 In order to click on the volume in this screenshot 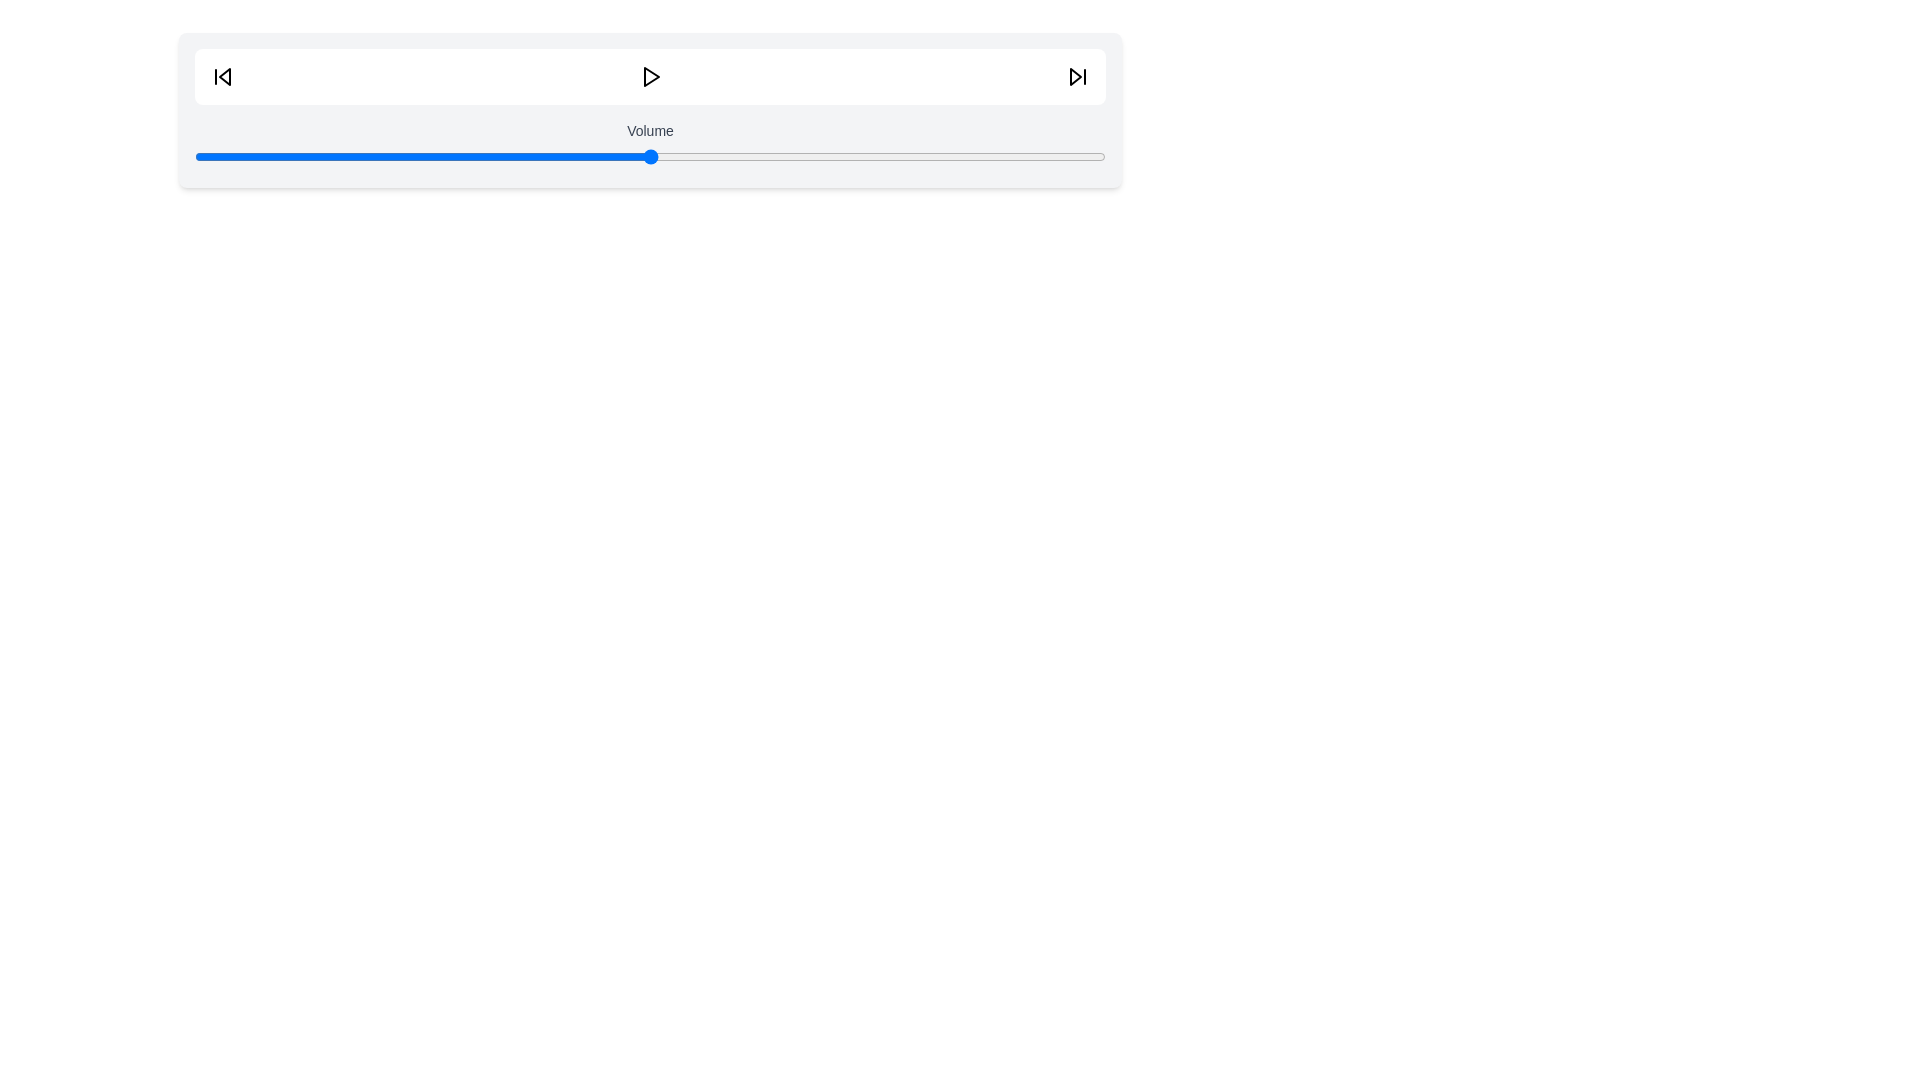, I will do `click(869, 156)`.